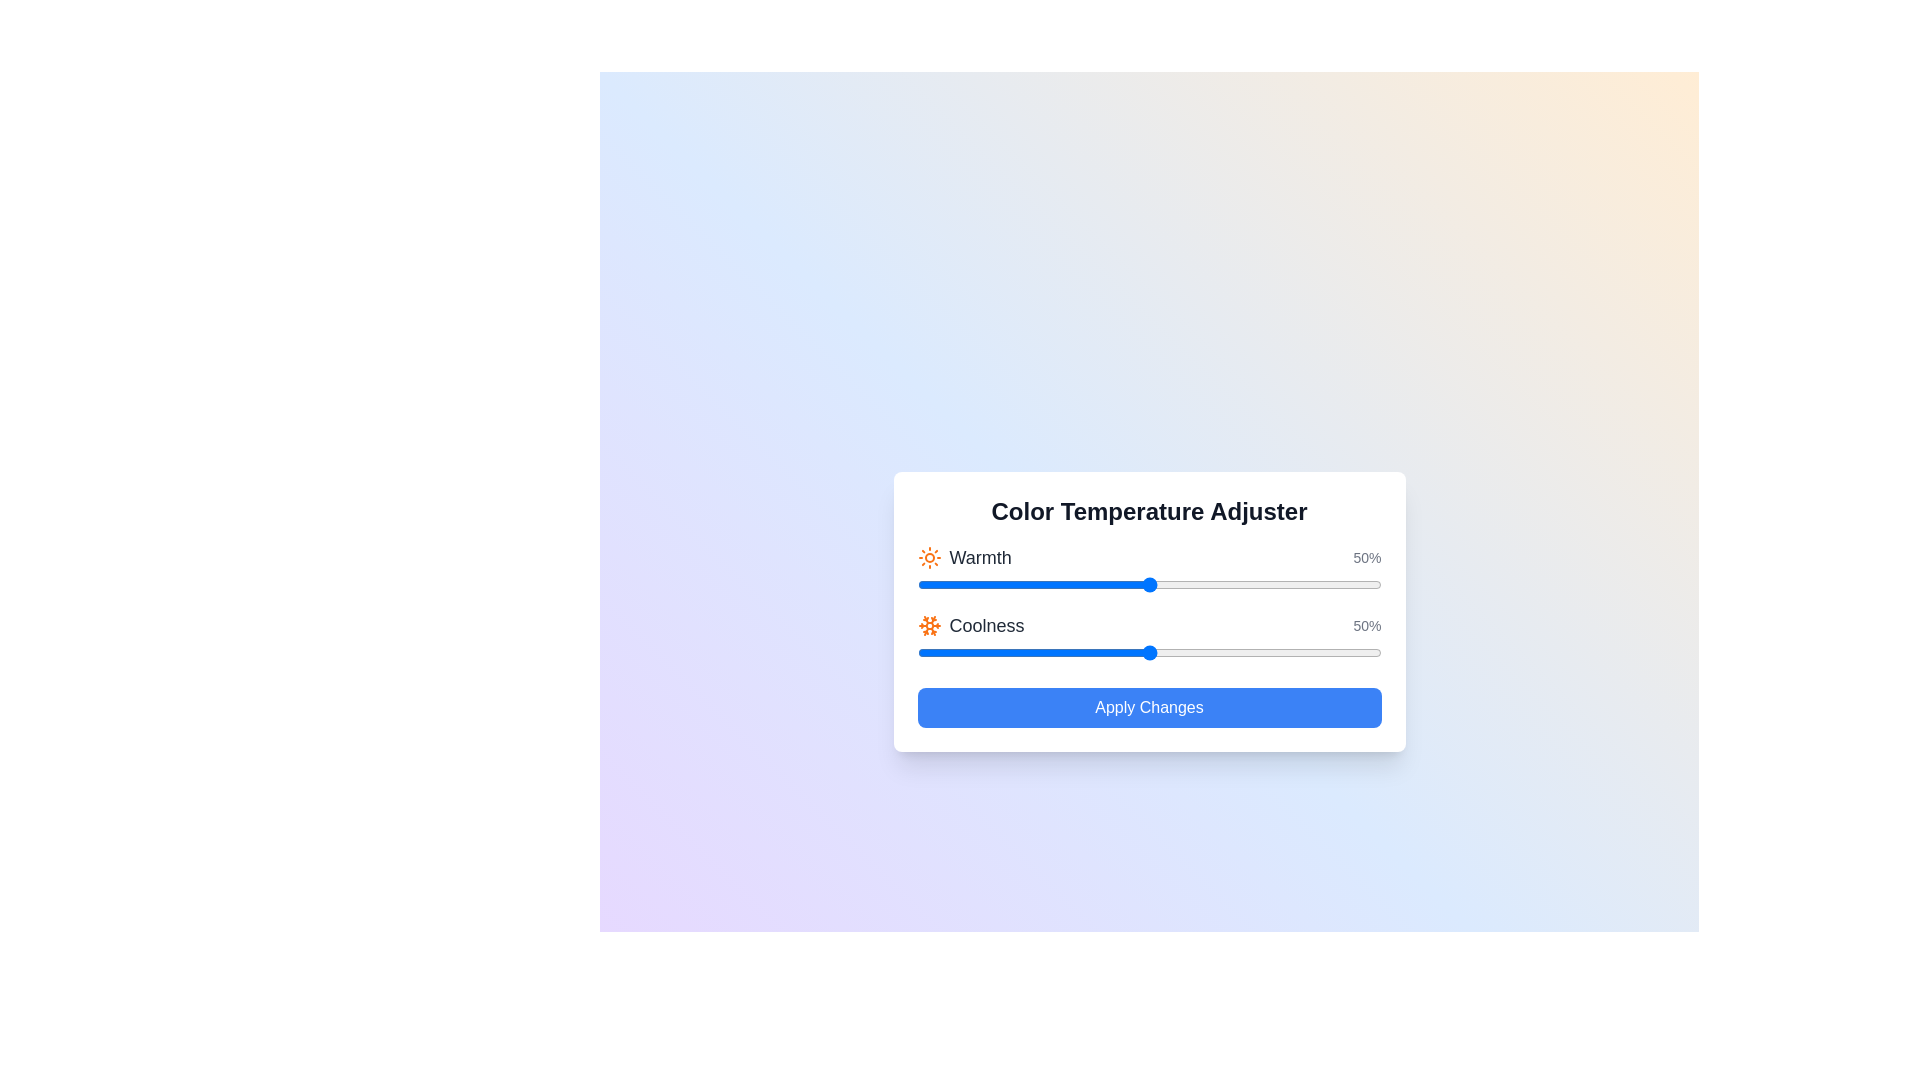 This screenshot has width=1920, height=1080. What do you see at coordinates (1149, 707) in the screenshot?
I see `the 'Apply Changes' button` at bounding box center [1149, 707].